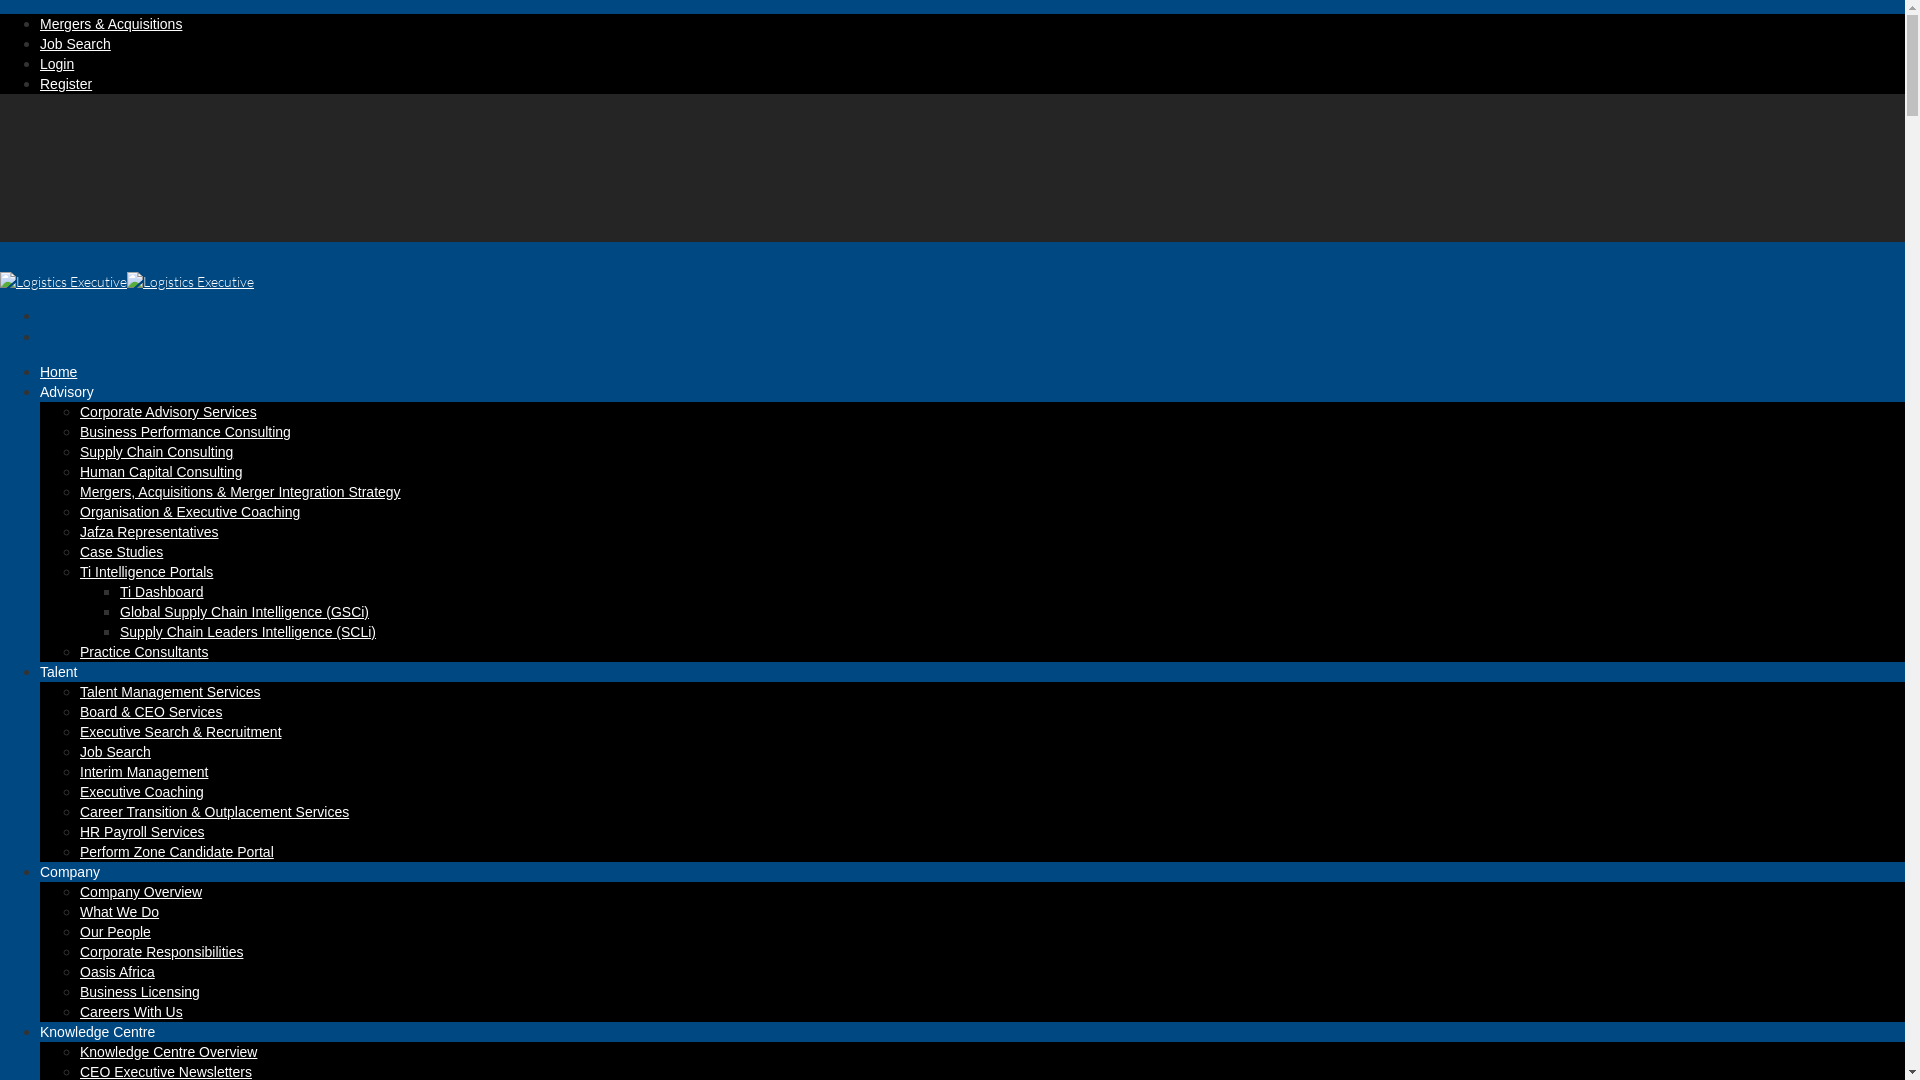 Image resolution: width=1920 pixels, height=1080 pixels. What do you see at coordinates (80, 770) in the screenshot?
I see `'Interim Management'` at bounding box center [80, 770].